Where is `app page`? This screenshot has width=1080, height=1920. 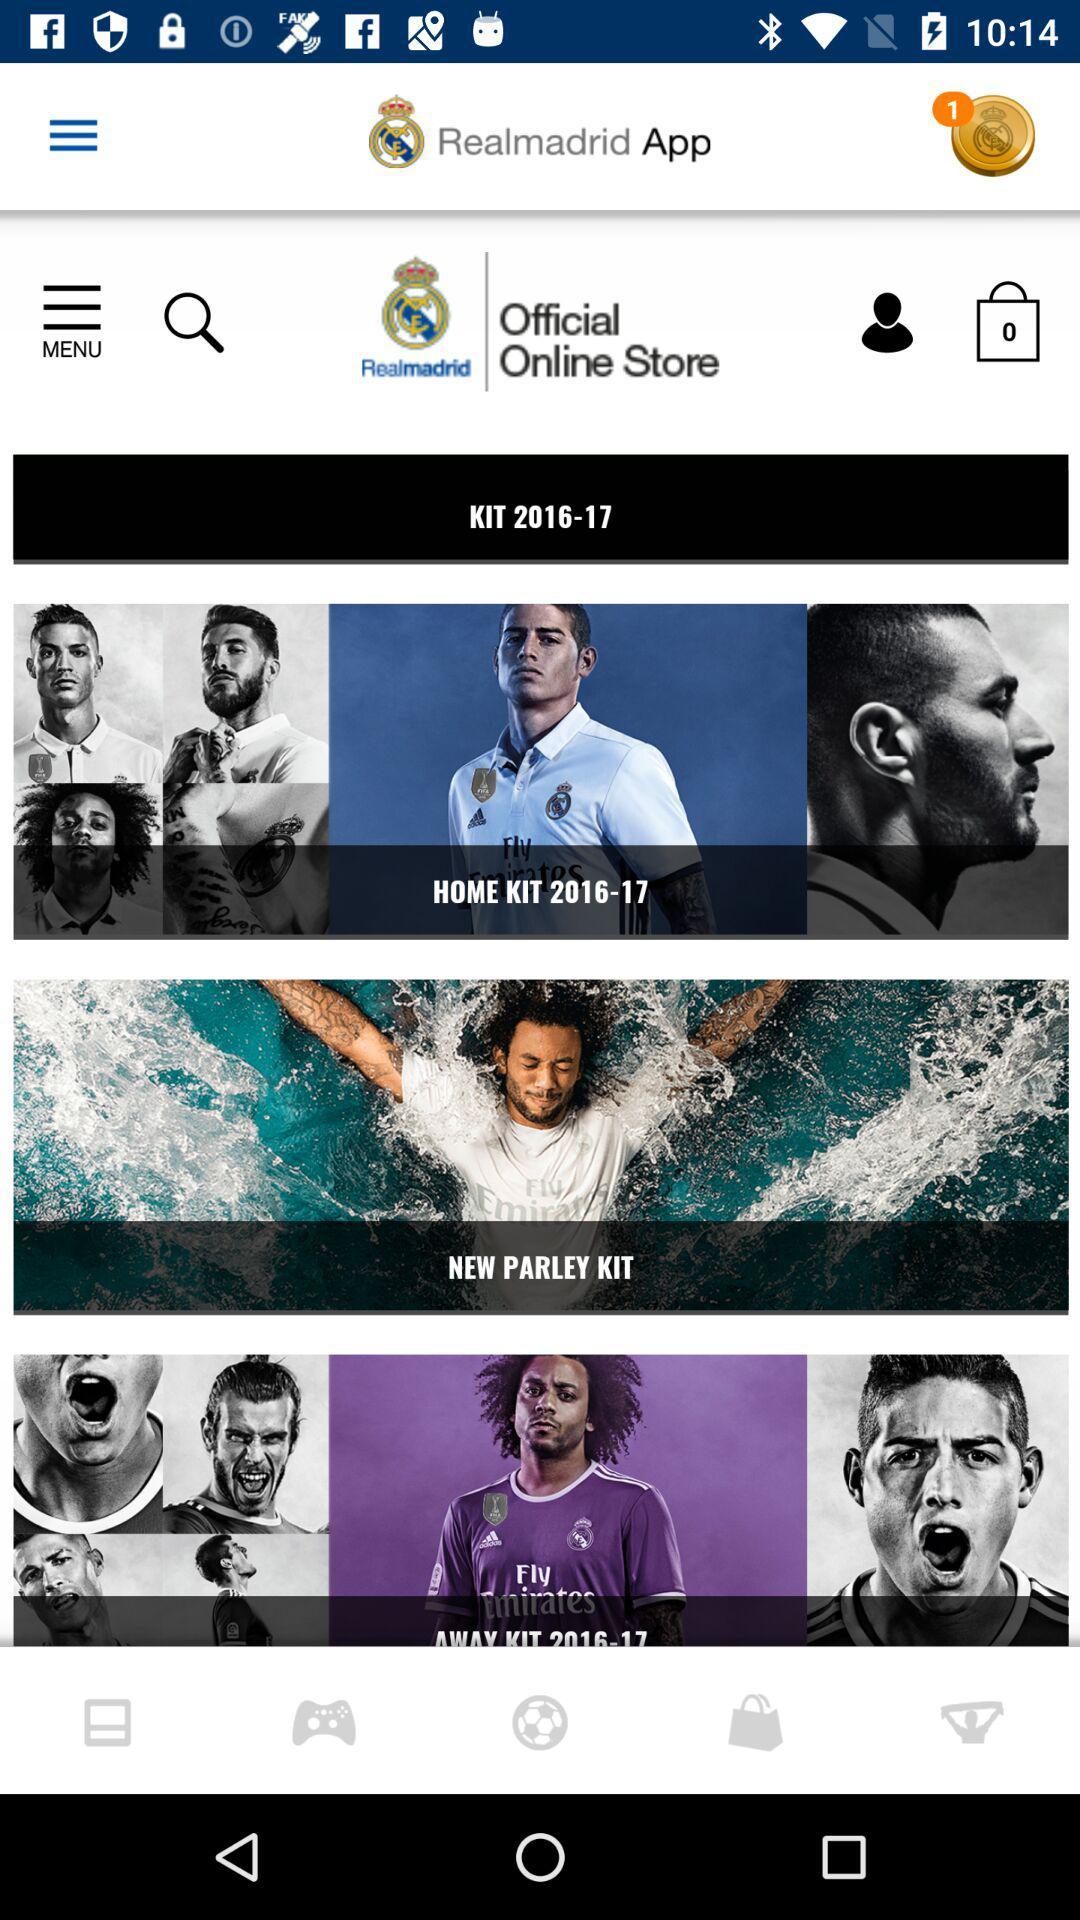
app page is located at coordinates (540, 927).